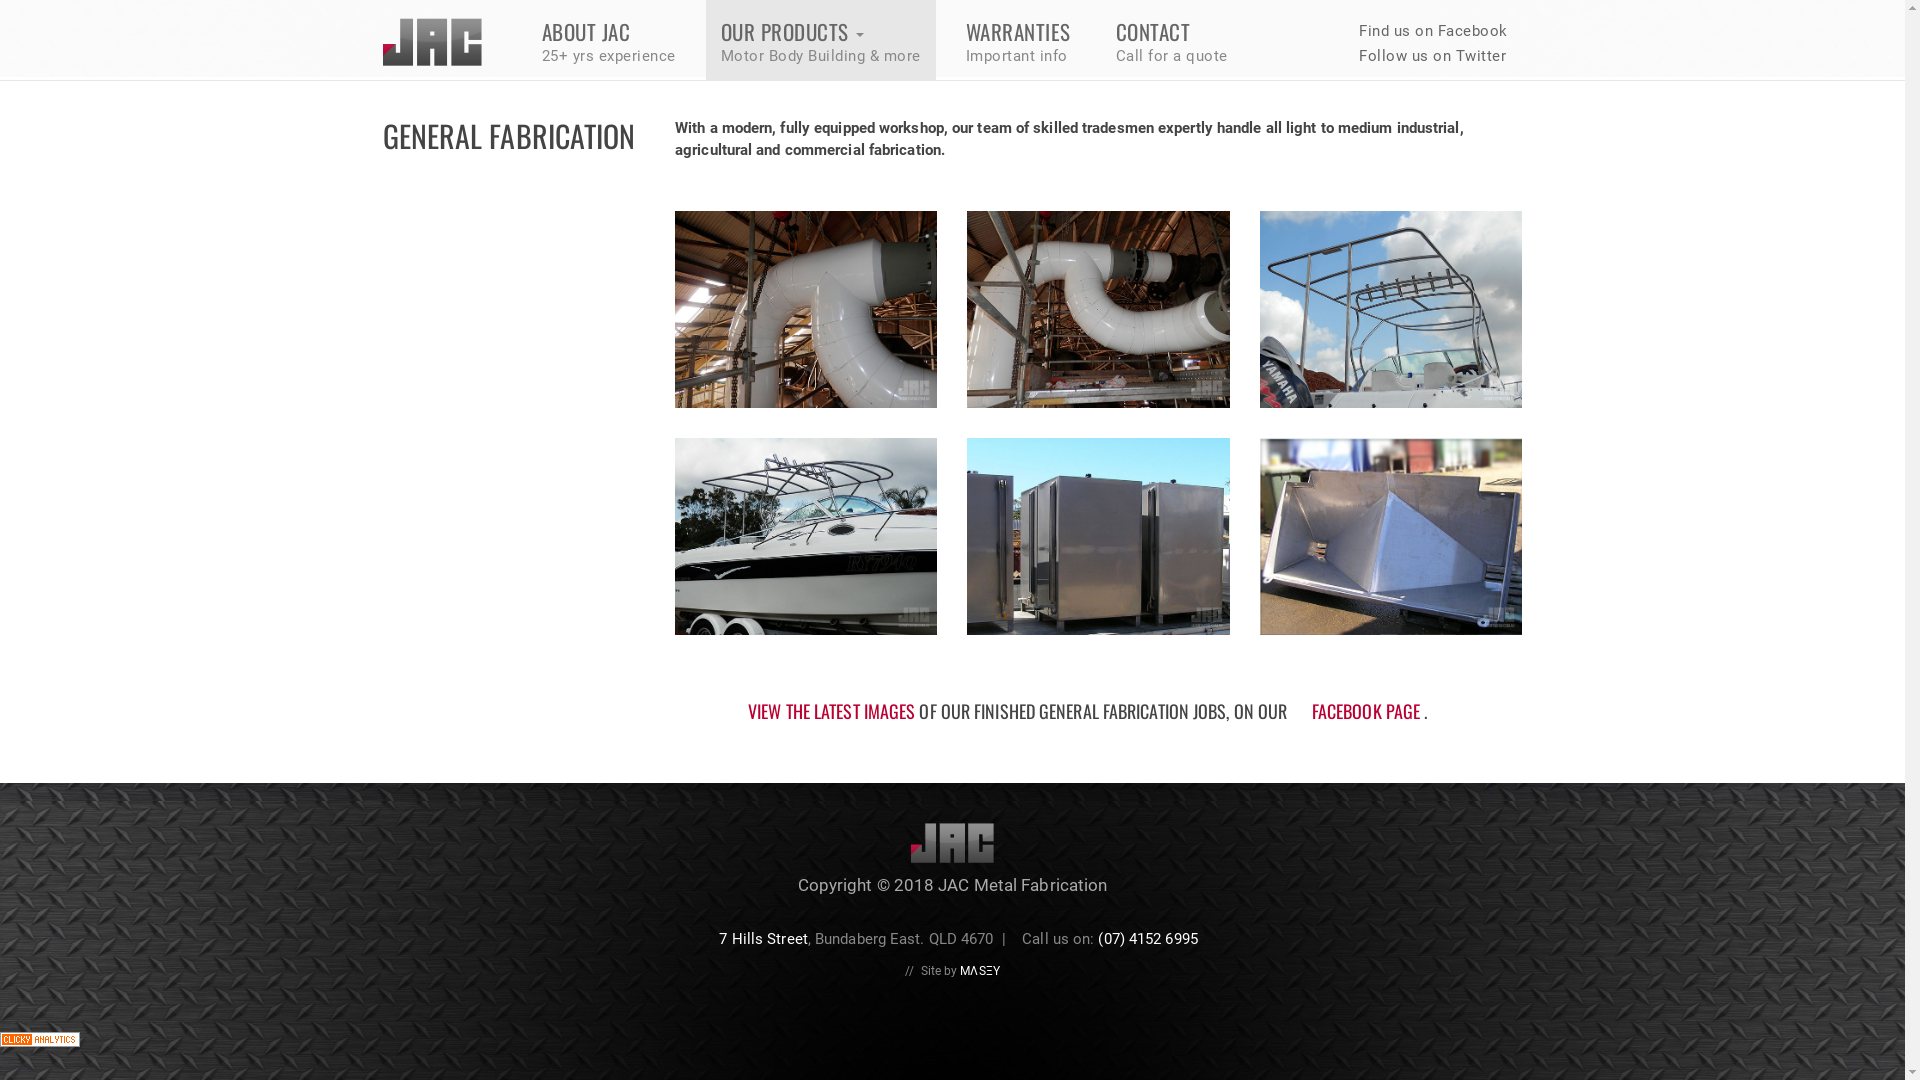  What do you see at coordinates (820, 39) in the screenshot?
I see `'OUR PRODUCTS` at bounding box center [820, 39].